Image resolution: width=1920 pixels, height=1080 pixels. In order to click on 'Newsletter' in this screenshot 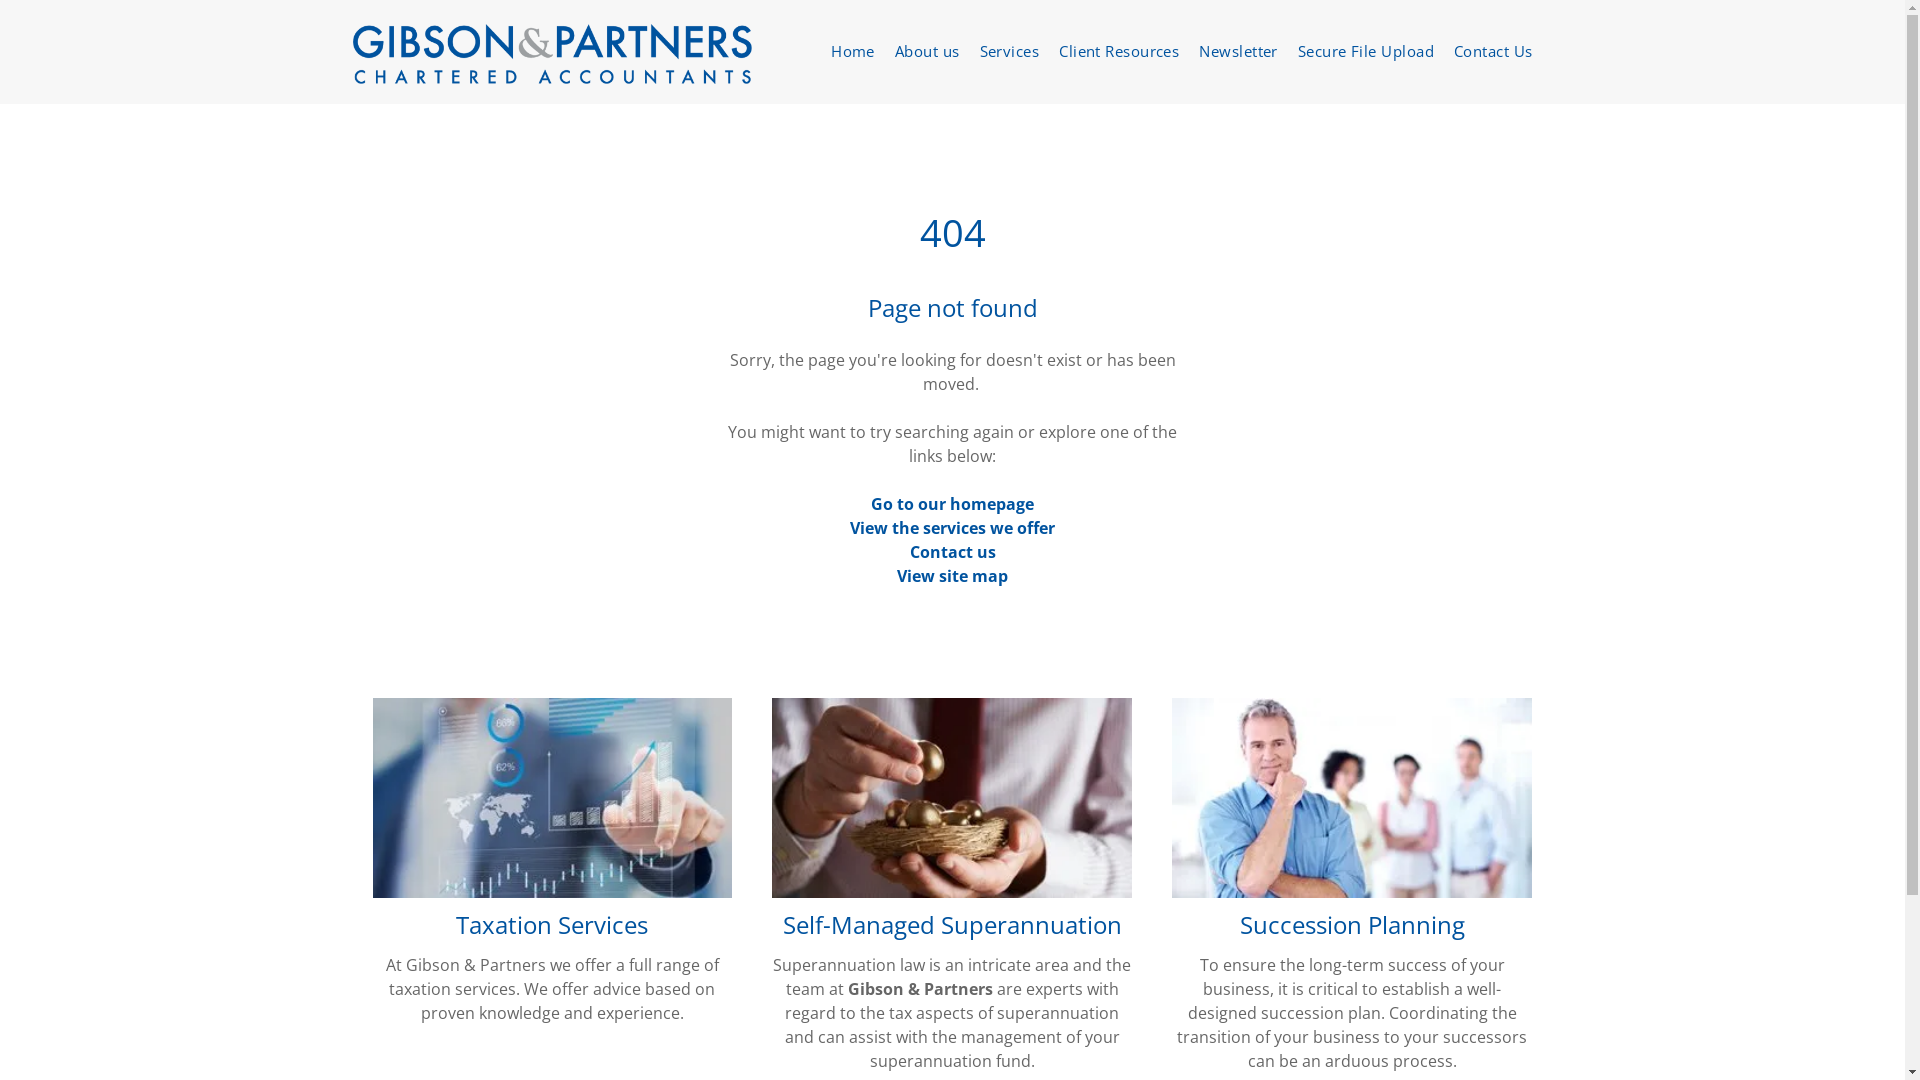, I will do `click(1237, 50)`.